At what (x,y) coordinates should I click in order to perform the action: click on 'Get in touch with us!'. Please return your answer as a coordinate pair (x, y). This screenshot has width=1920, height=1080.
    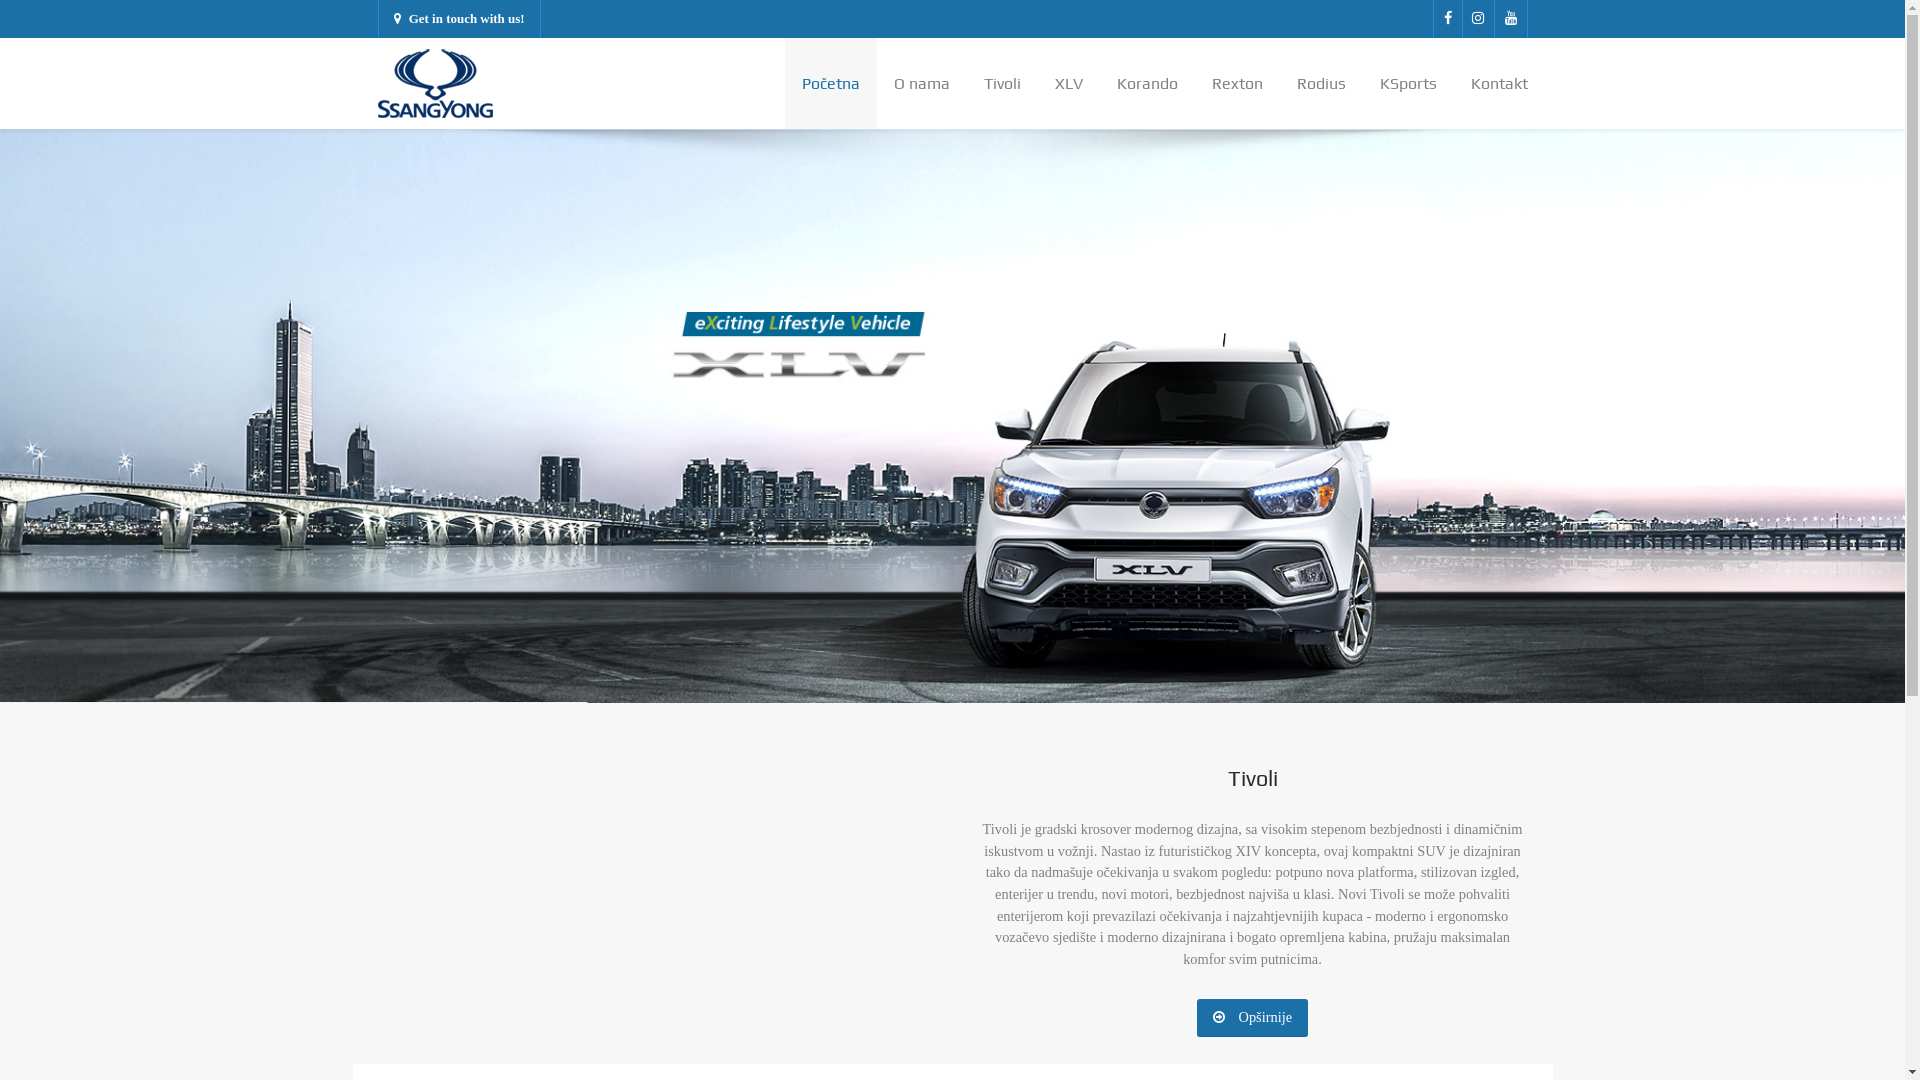
    Looking at the image, I should click on (458, 19).